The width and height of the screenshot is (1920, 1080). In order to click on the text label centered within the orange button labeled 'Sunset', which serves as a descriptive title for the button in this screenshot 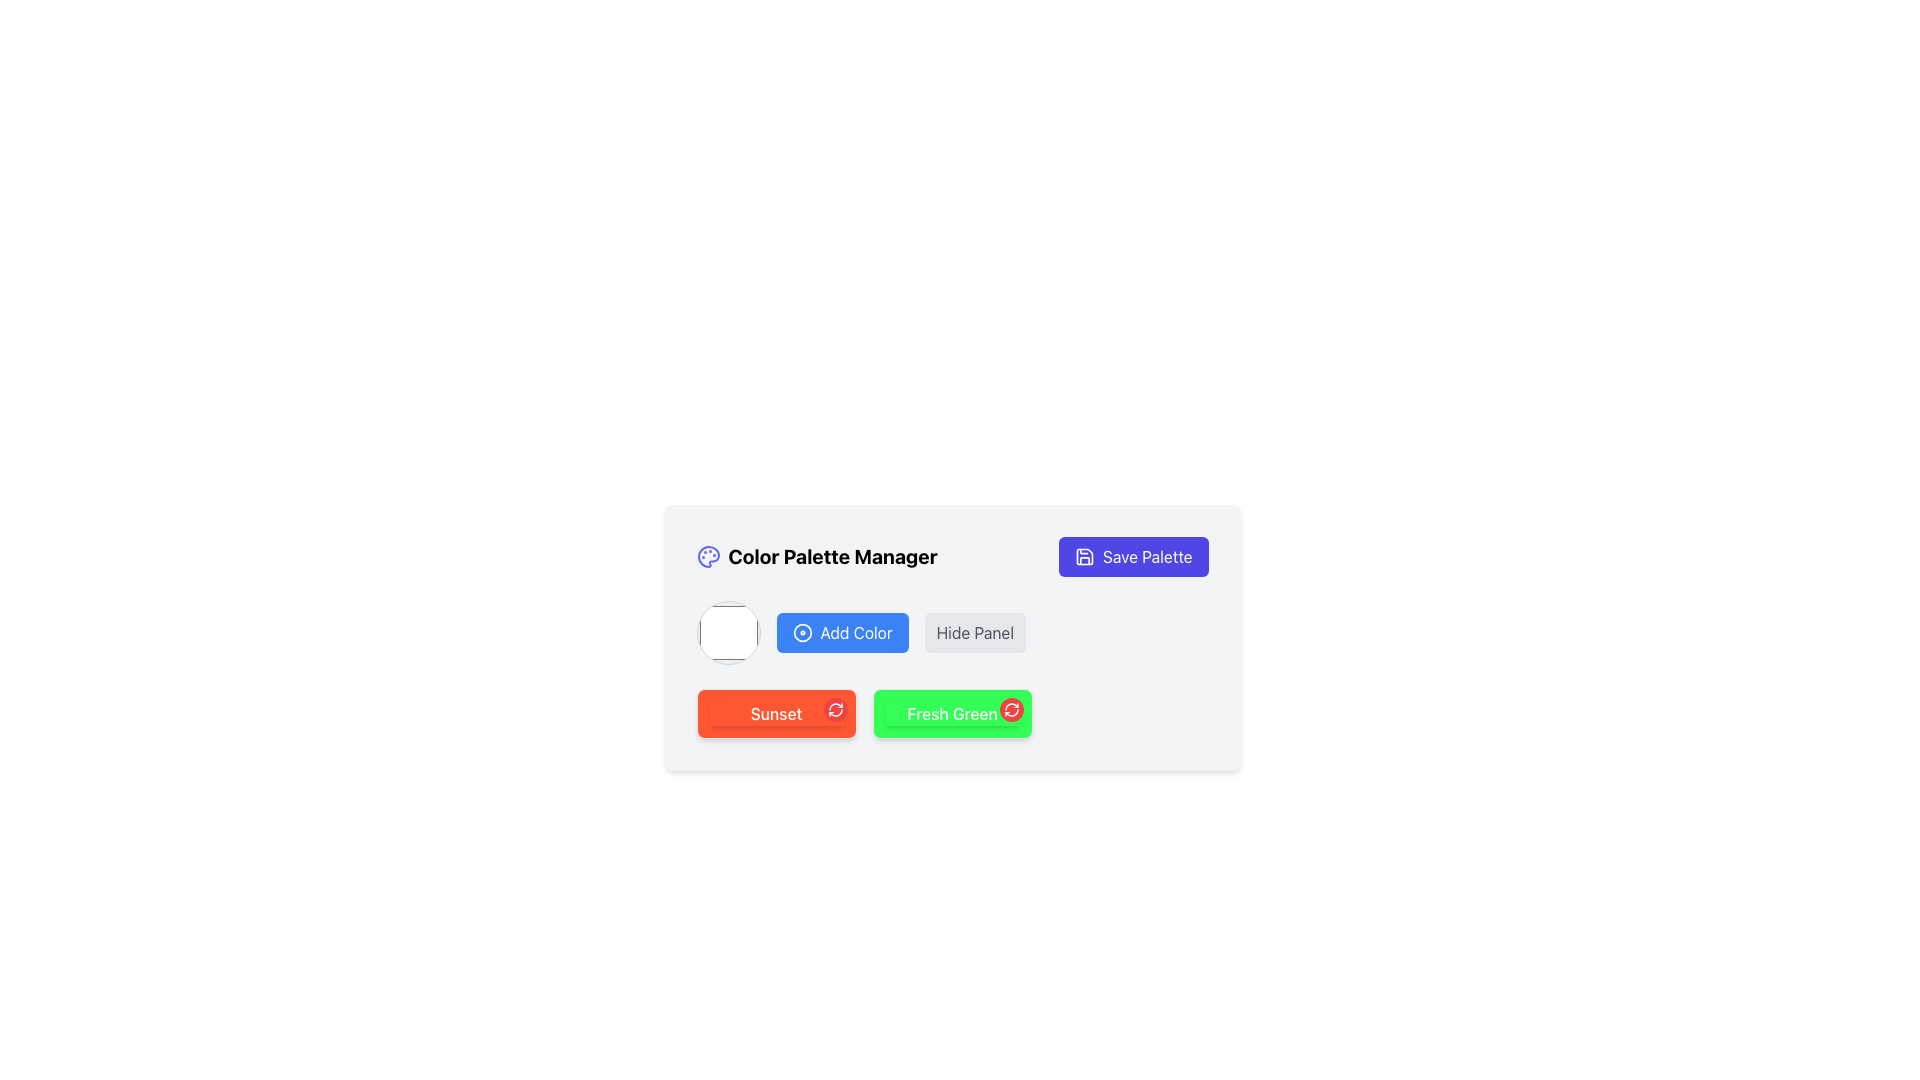, I will do `click(775, 712)`.